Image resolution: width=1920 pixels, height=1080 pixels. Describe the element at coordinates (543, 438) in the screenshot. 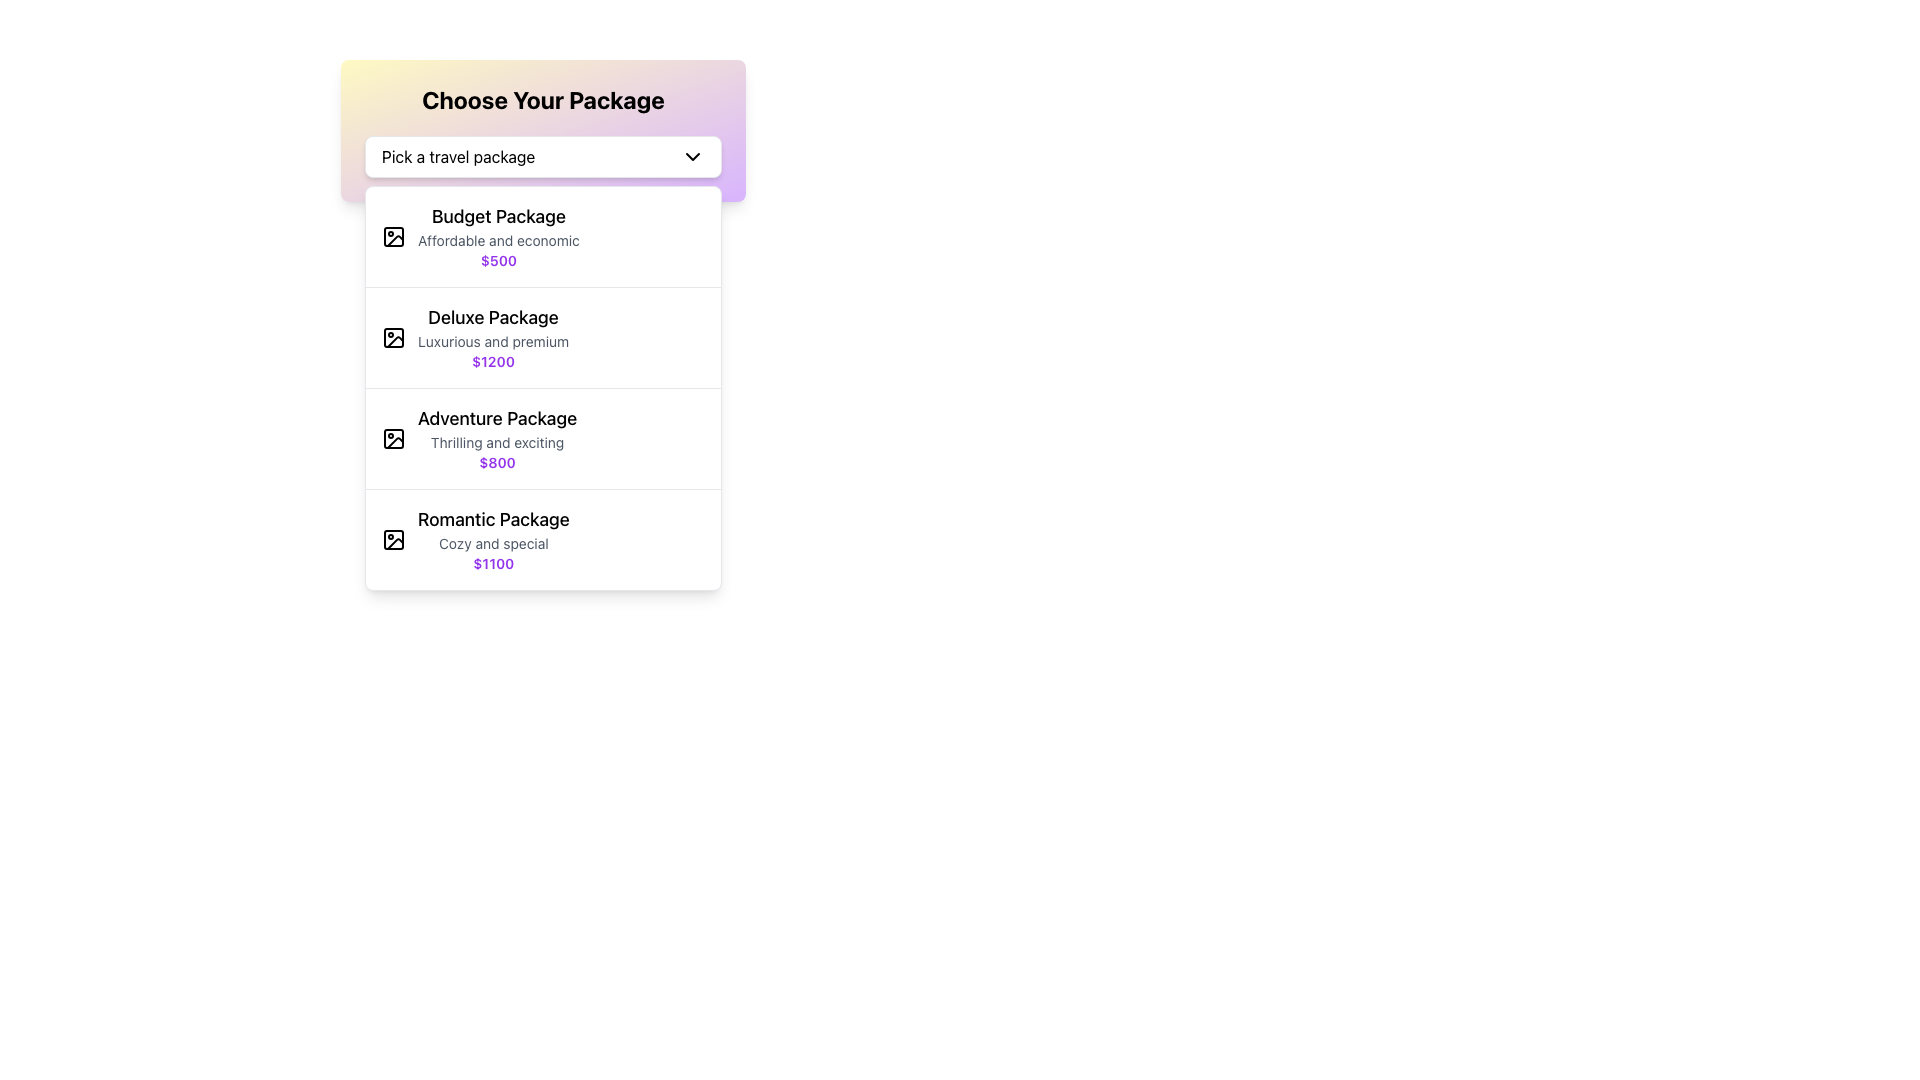

I see `the selectable list item labeled 'Adventure Package' in the dropdown menu` at that location.